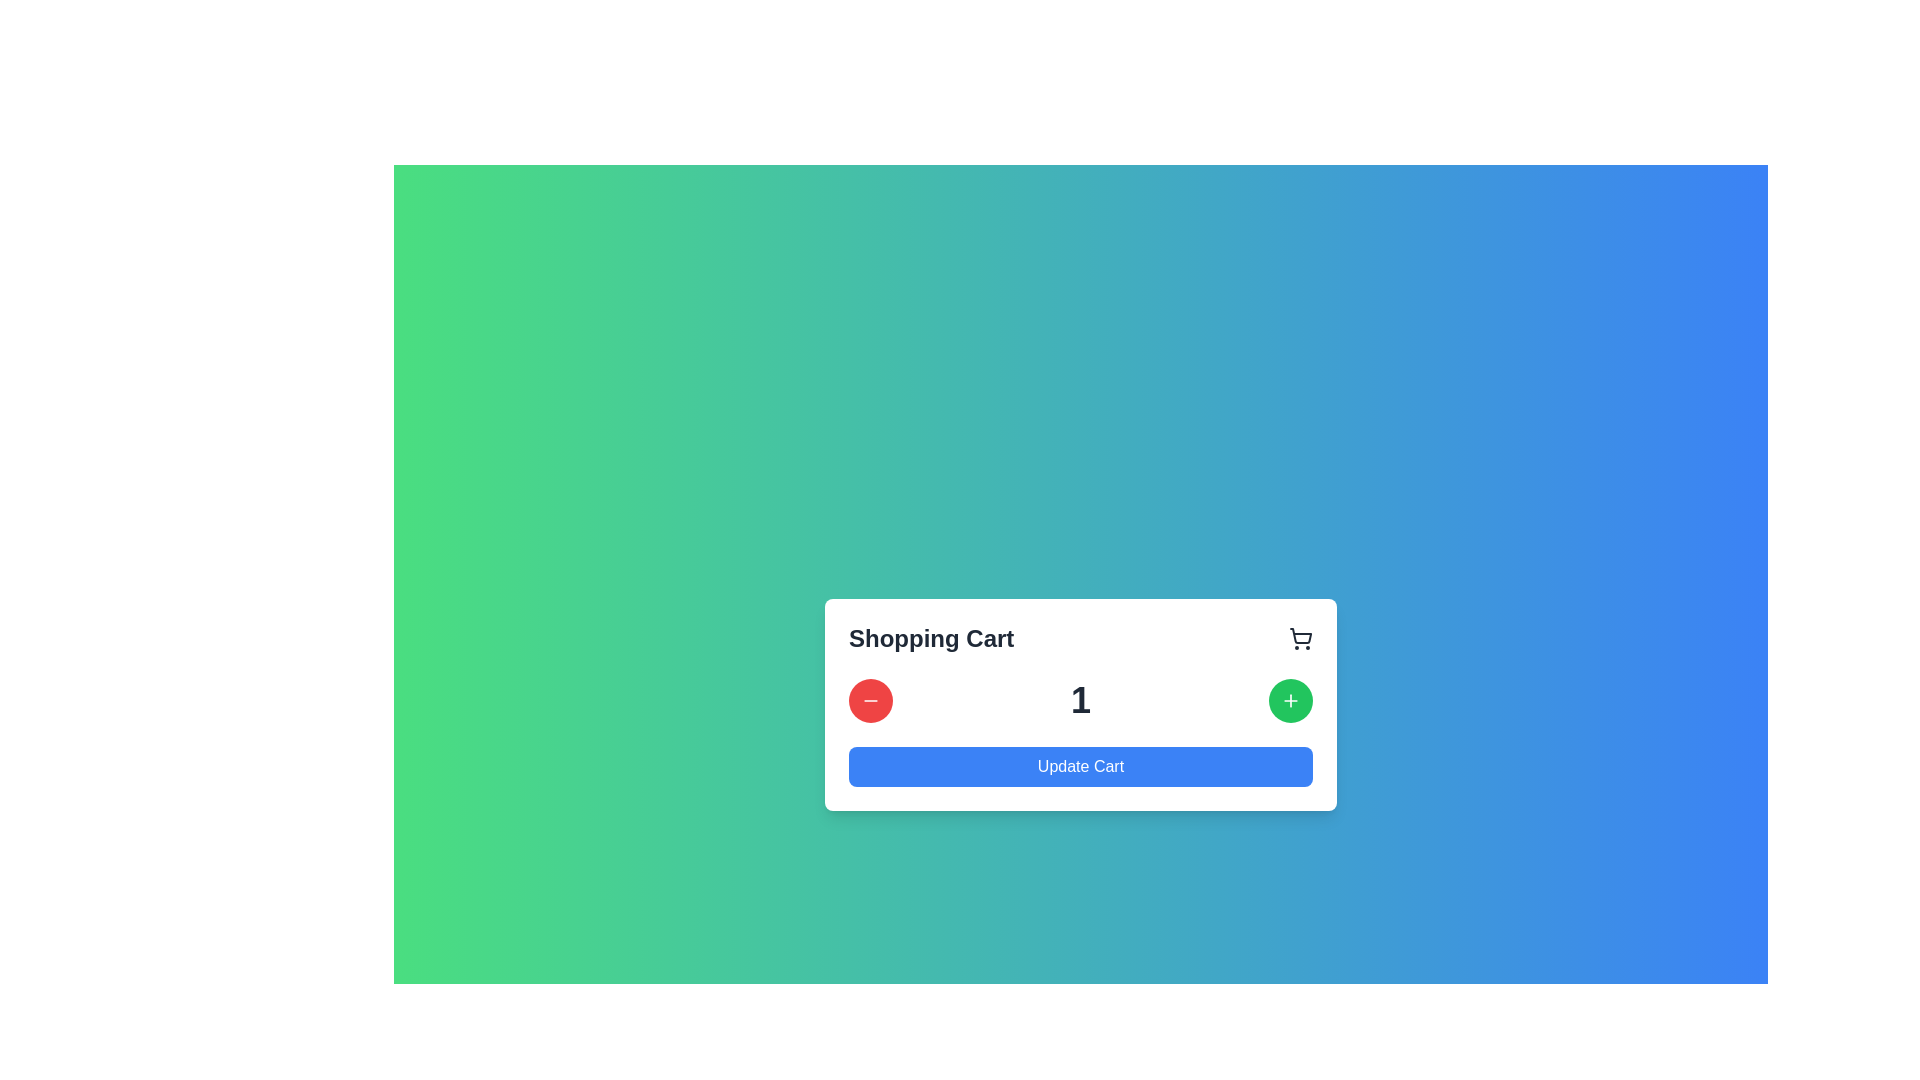 The height and width of the screenshot is (1080, 1920). Describe the element at coordinates (1300, 639) in the screenshot. I see `the shopping cart icon, which is a dark gray minimalist design located to the far right of the 'Shopping Cart' header` at that location.